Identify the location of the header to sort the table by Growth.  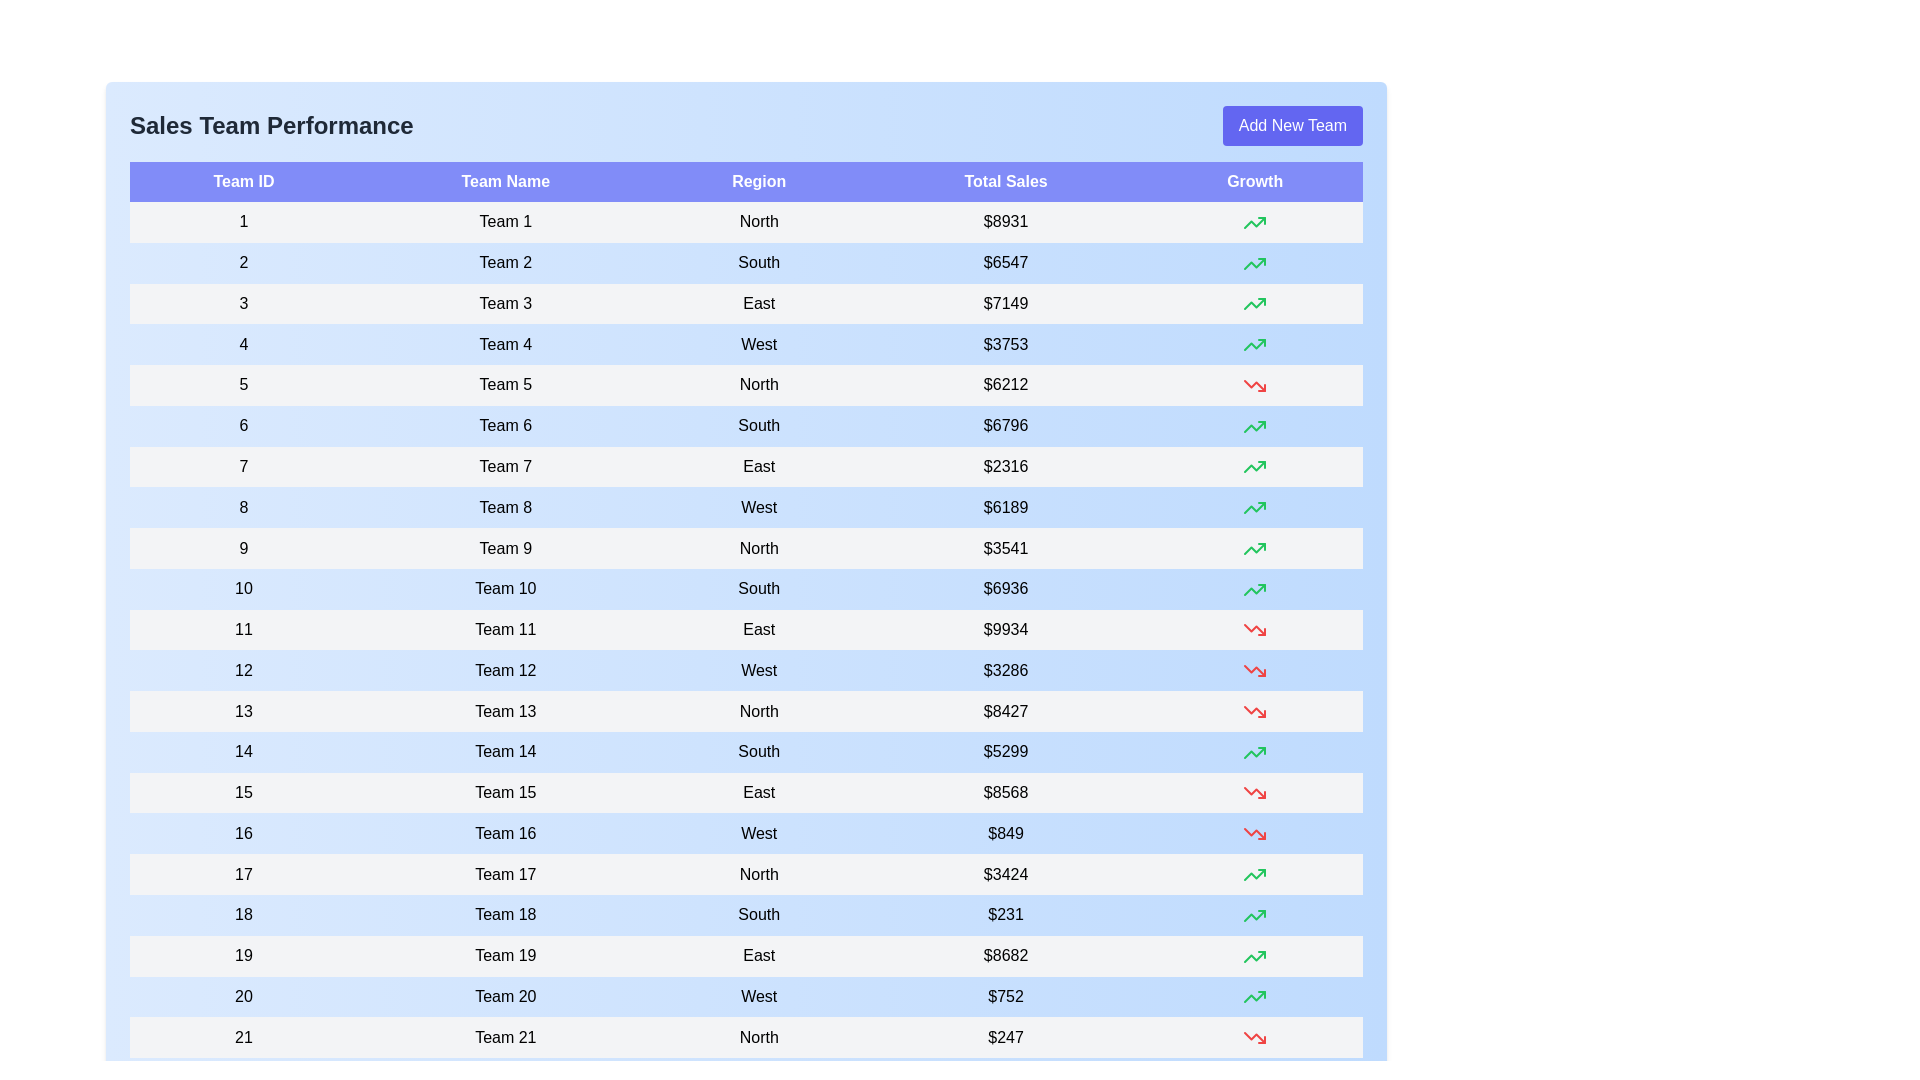
(1254, 181).